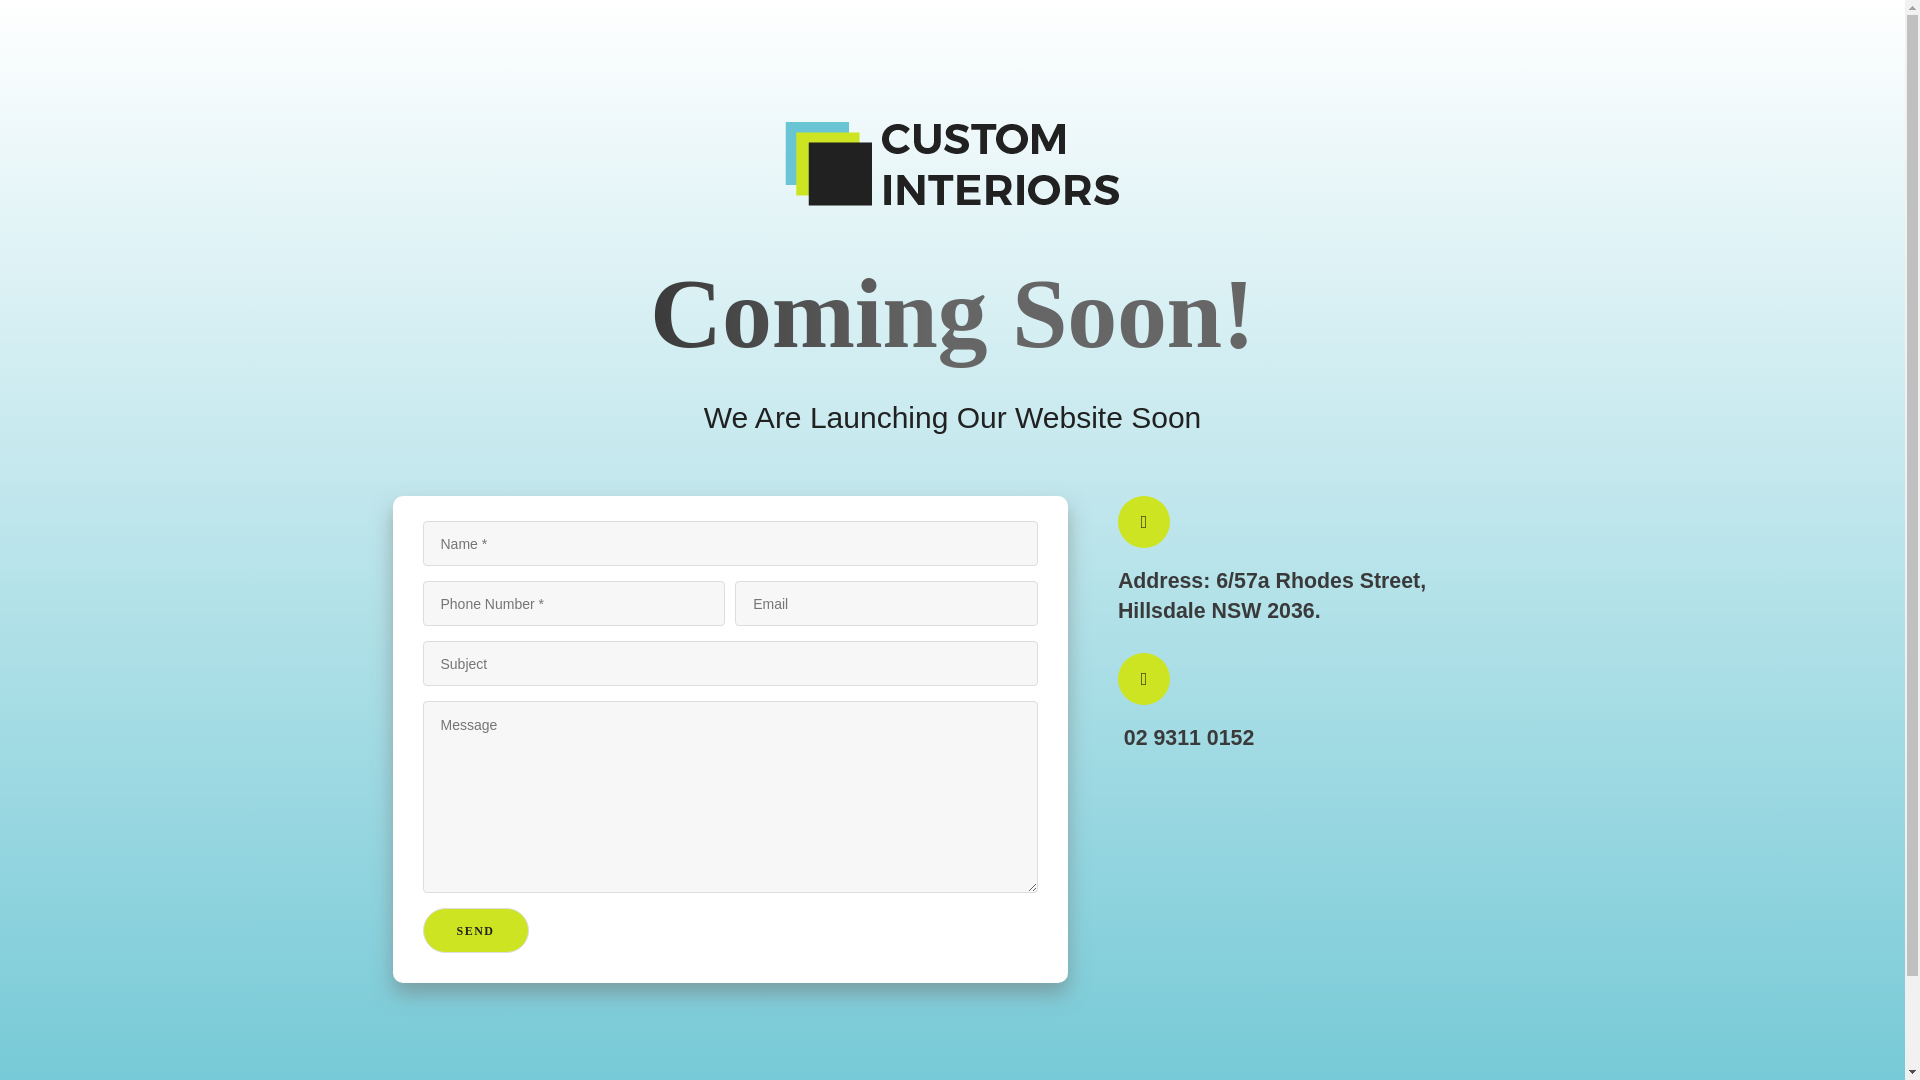  I want to click on ' 02 9311 0152', so click(1185, 734).